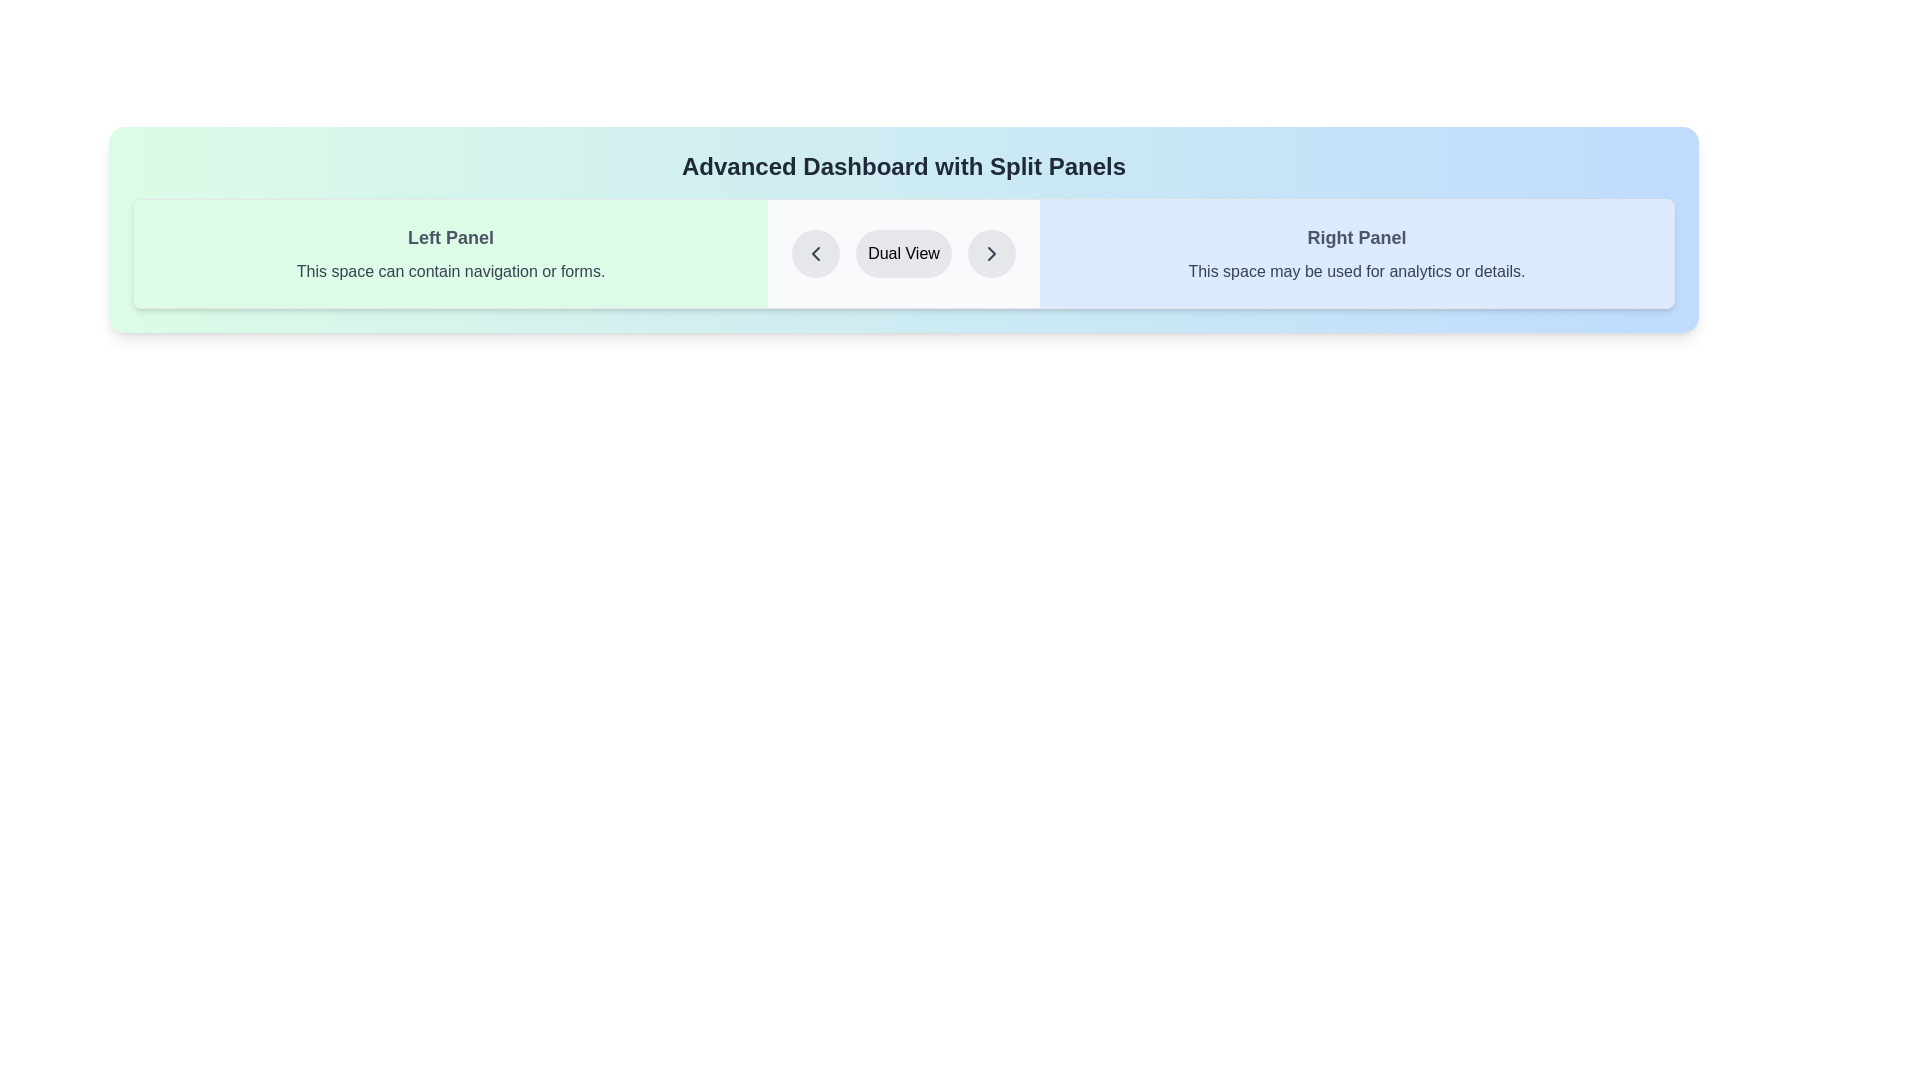 The height and width of the screenshot is (1080, 1920). What do you see at coordinates (991, 253) in the screenshot?
I see `the chevron icon button, which is a gray triangular shape pointing to the right and located as the rightmost of three buttons in the control panel` at bounding box center [991, 253].